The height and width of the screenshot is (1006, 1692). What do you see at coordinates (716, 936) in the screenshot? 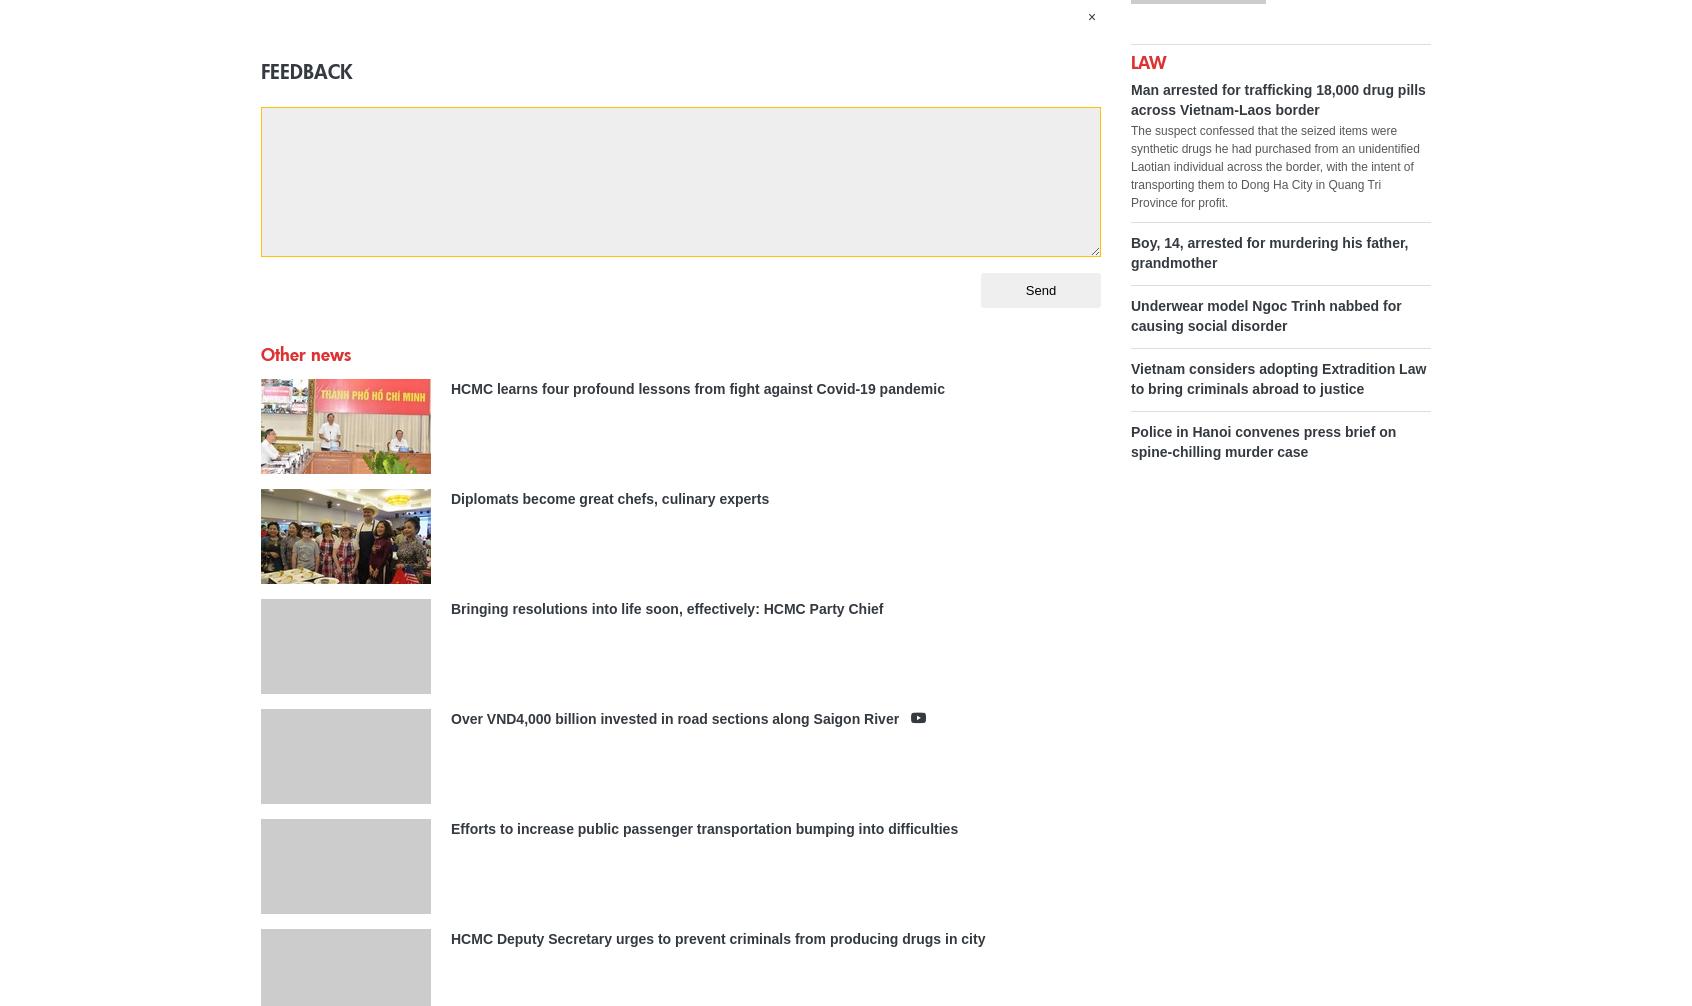
I see `'HCMC Deputy Secretary urges to prevent criminals from producing drugs in city'` at bounding box center [716, 936].